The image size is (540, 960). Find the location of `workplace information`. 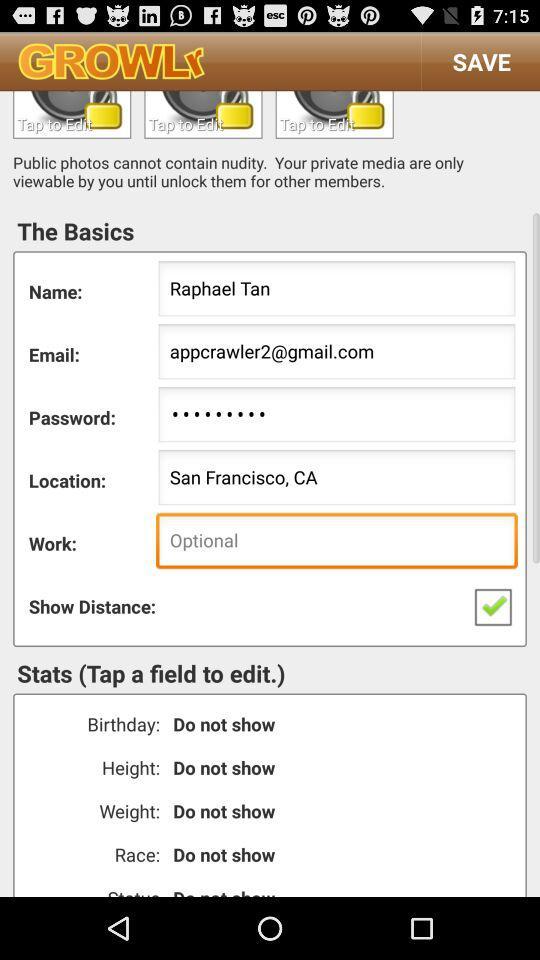

workplace information is located at coordinates (336, 543).